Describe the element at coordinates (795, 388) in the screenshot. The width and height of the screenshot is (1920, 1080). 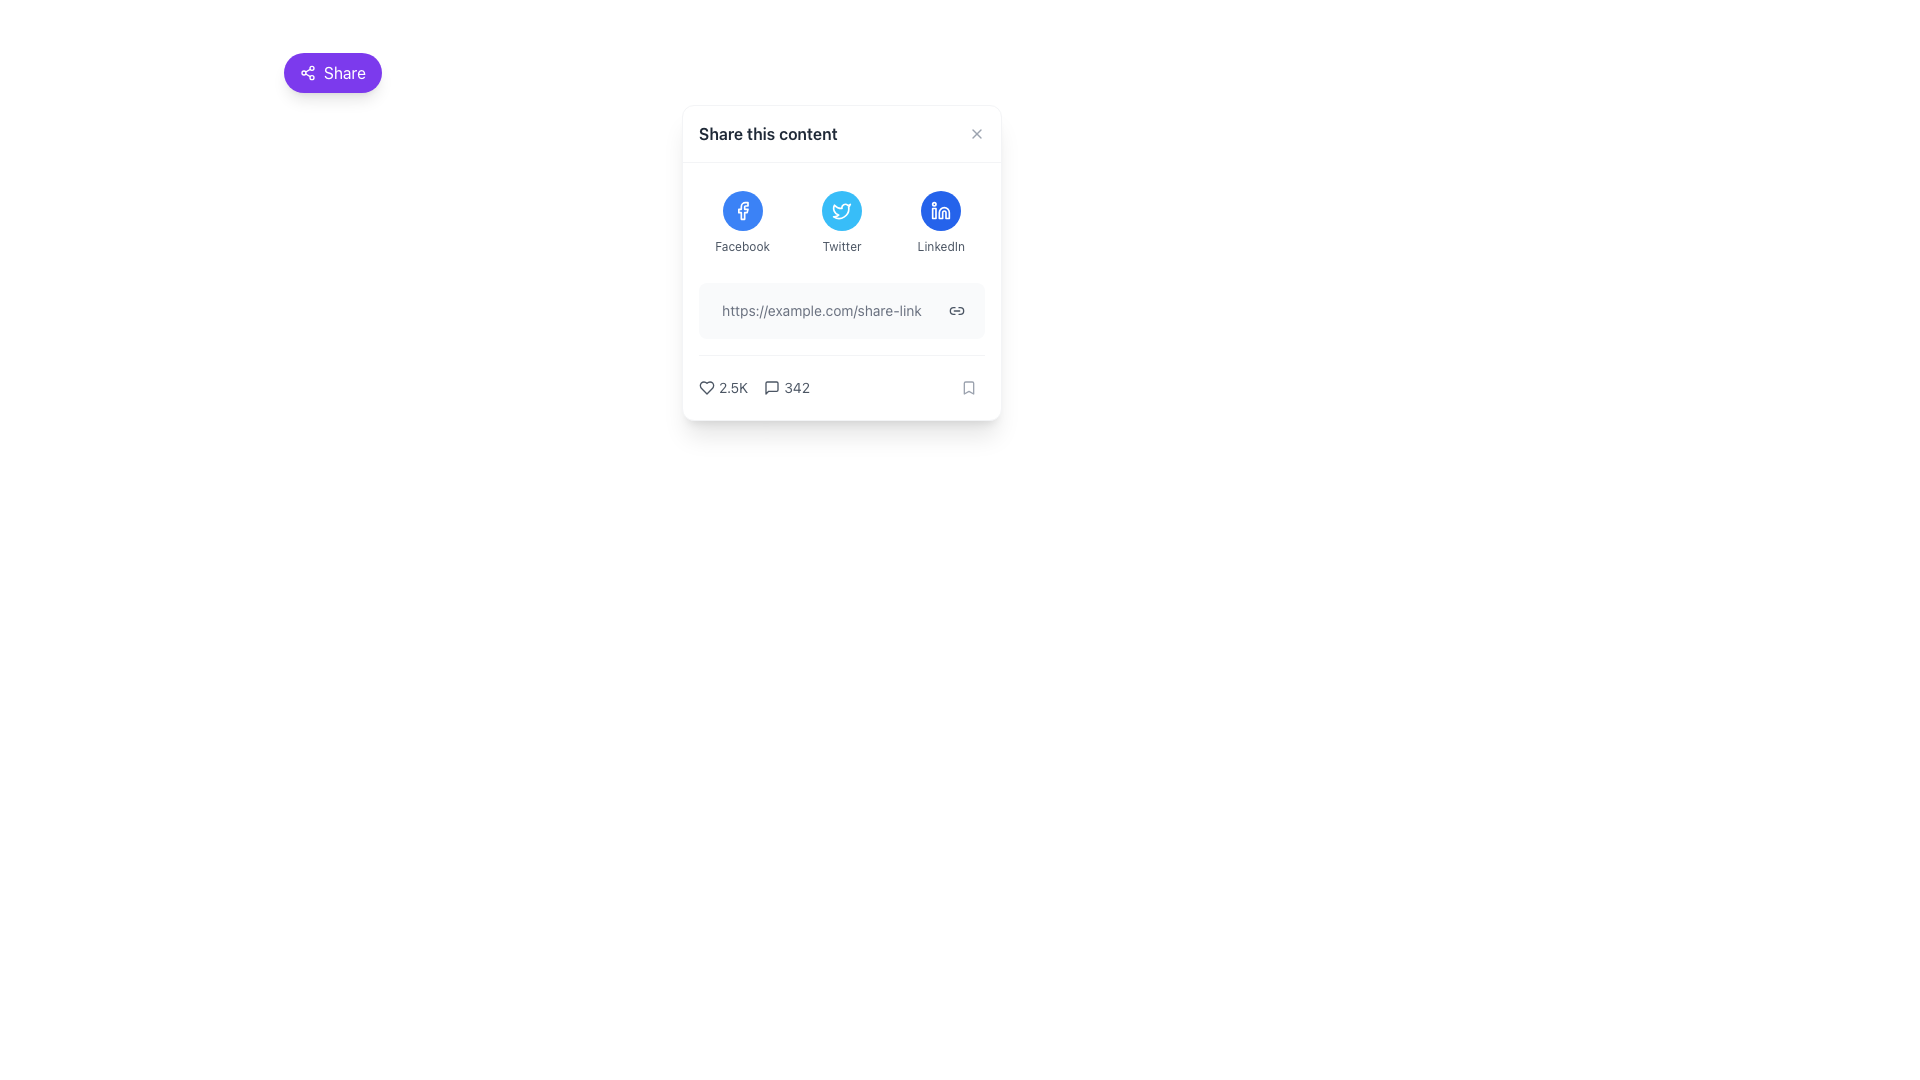
I see `the text displaying the number '342', which is styled in a small font size and gray color, located towards the bottom-right of a card adjacent to a comment icon` at that location.